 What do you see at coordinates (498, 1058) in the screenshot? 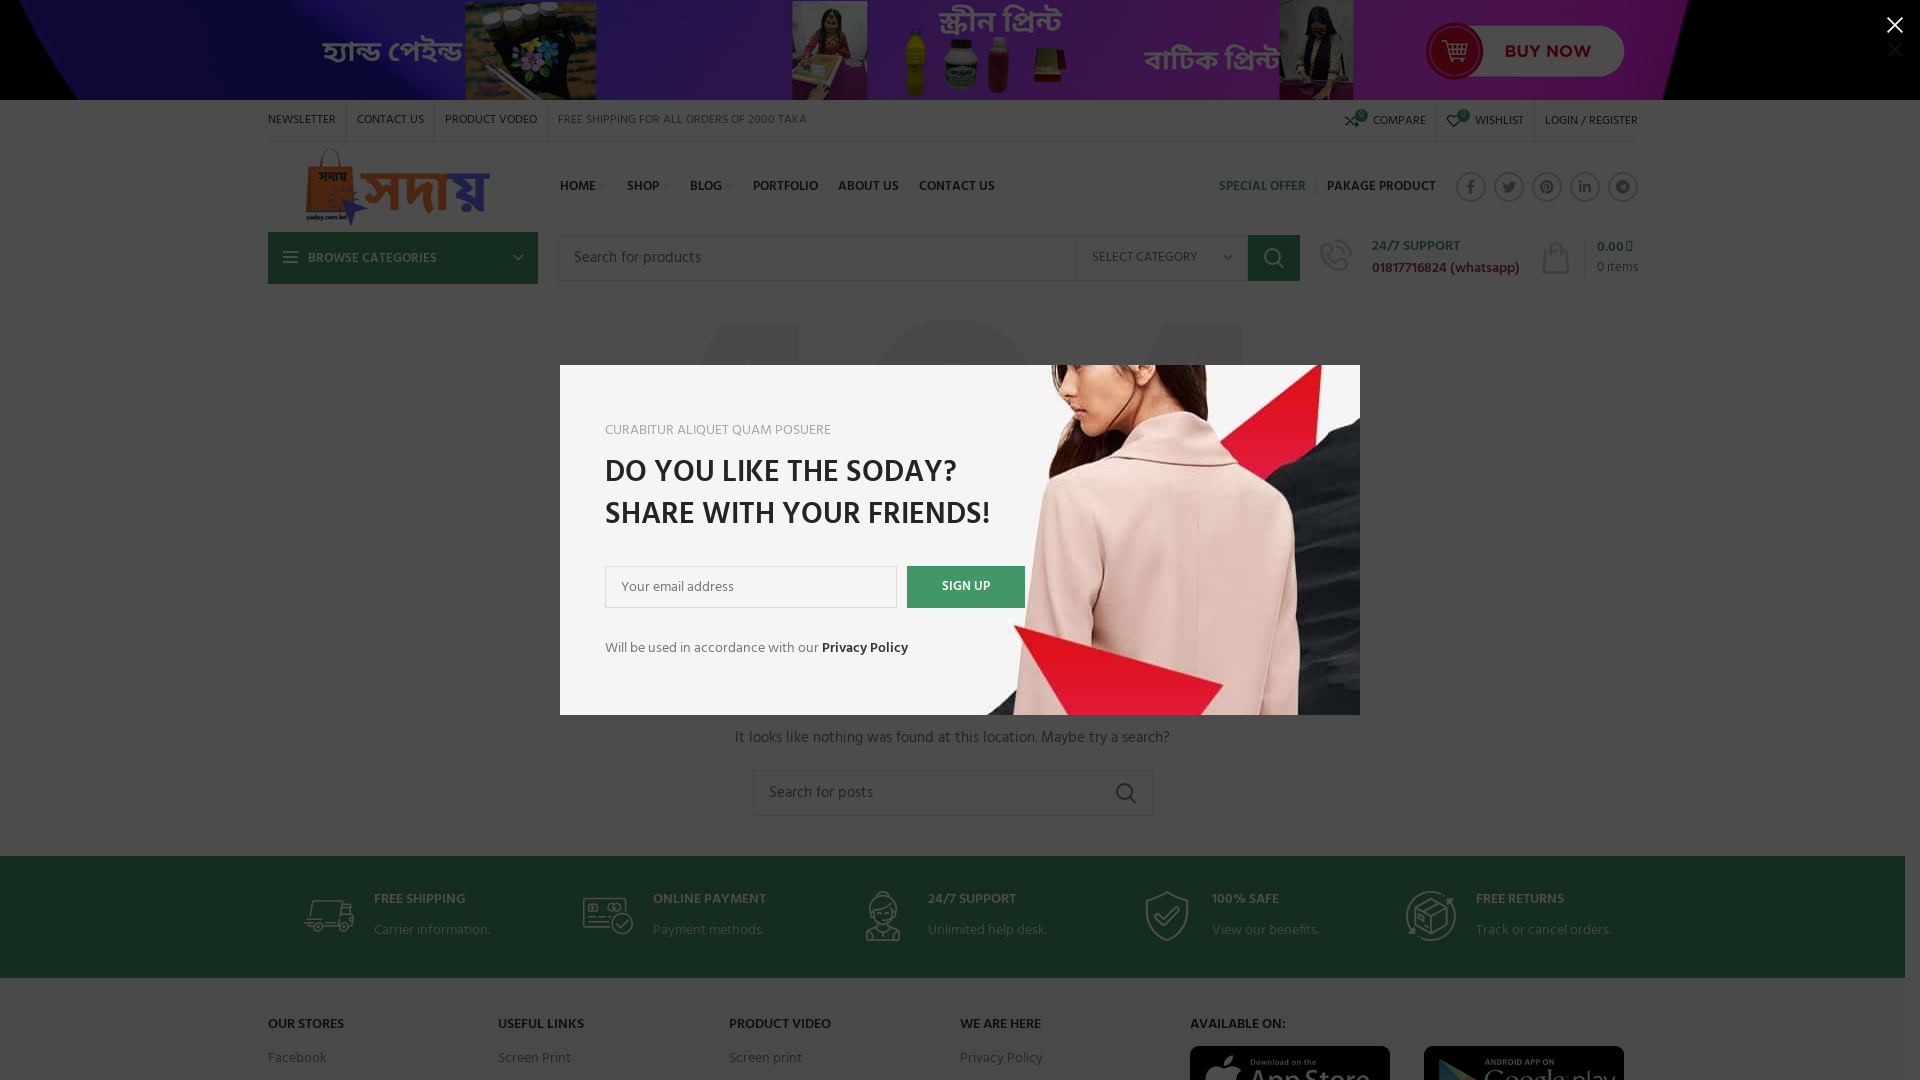
I see `'Screen Print'` at bounding box center [498, 1058].